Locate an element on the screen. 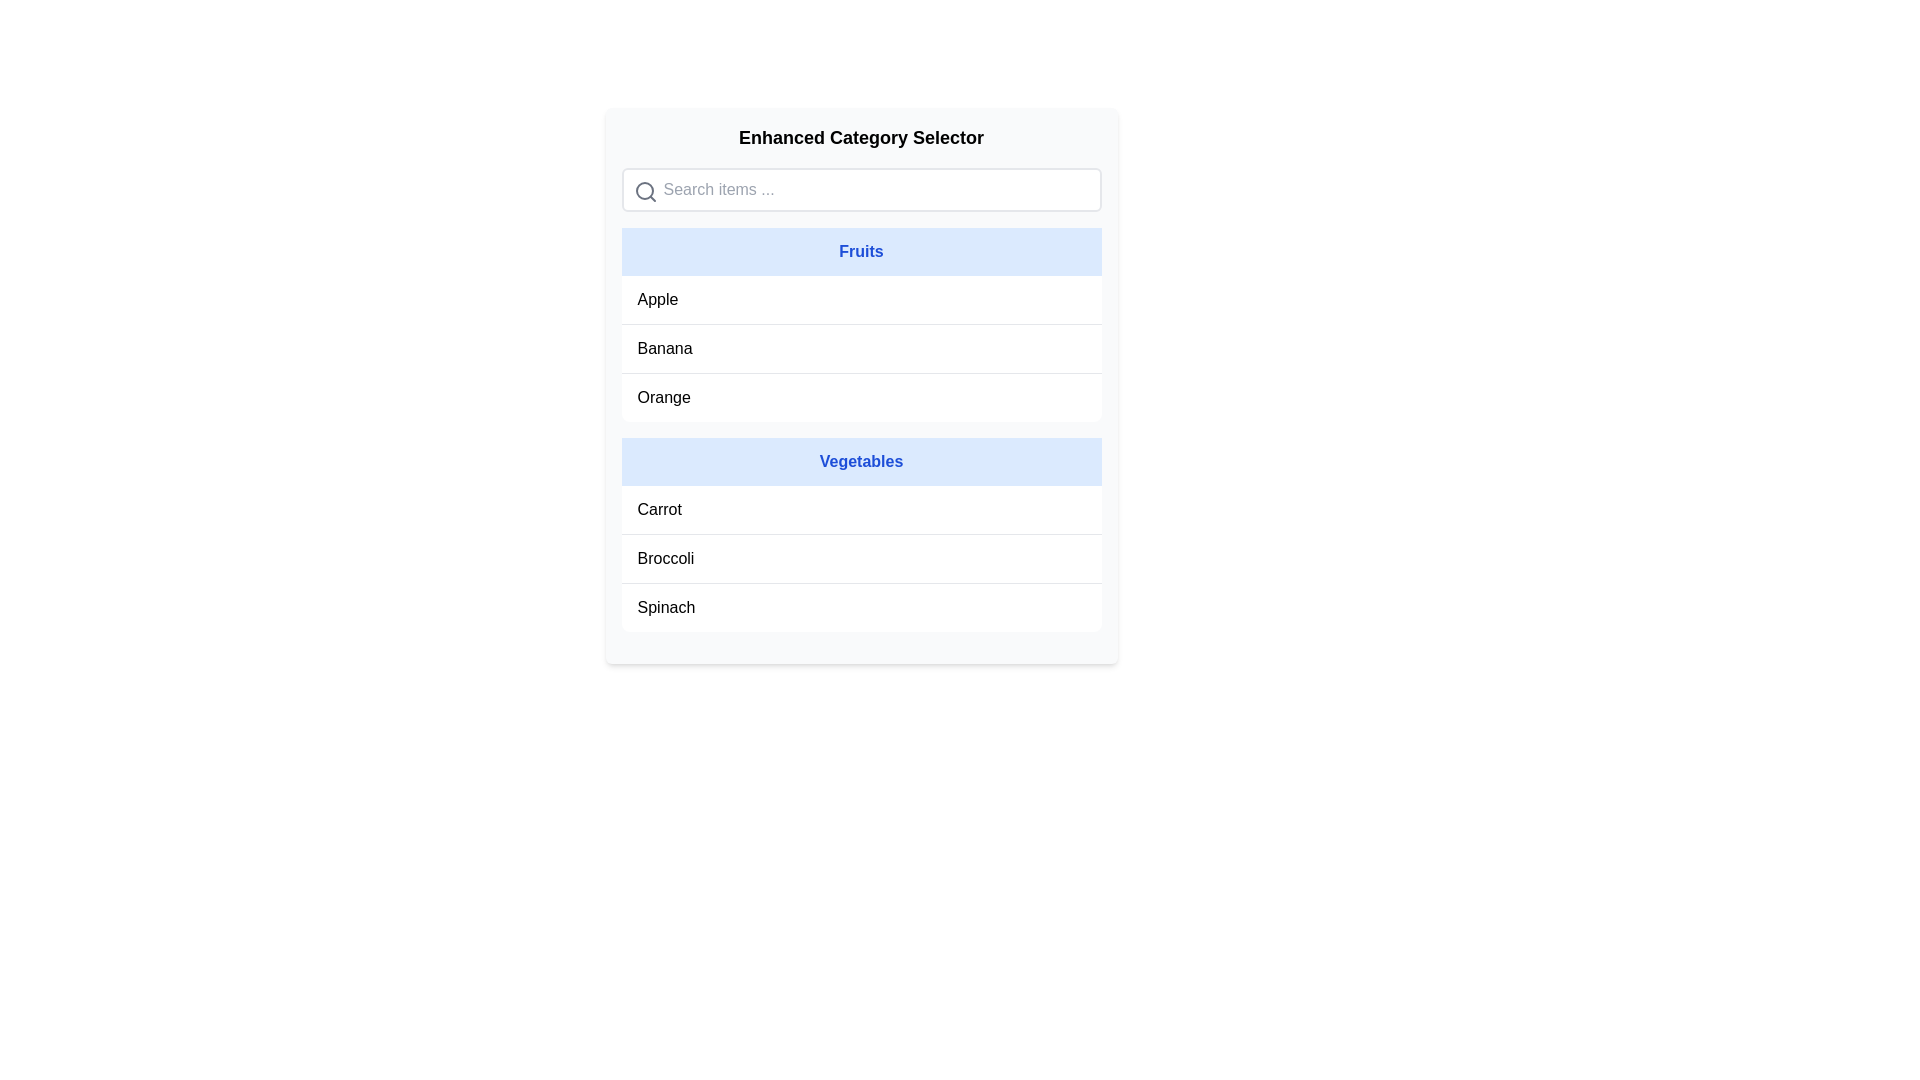 The width and height of the screenshot is (1920, 1080). the row labeled 'Banana' within the 'Fruits' section is located at coordinates (861, 347).